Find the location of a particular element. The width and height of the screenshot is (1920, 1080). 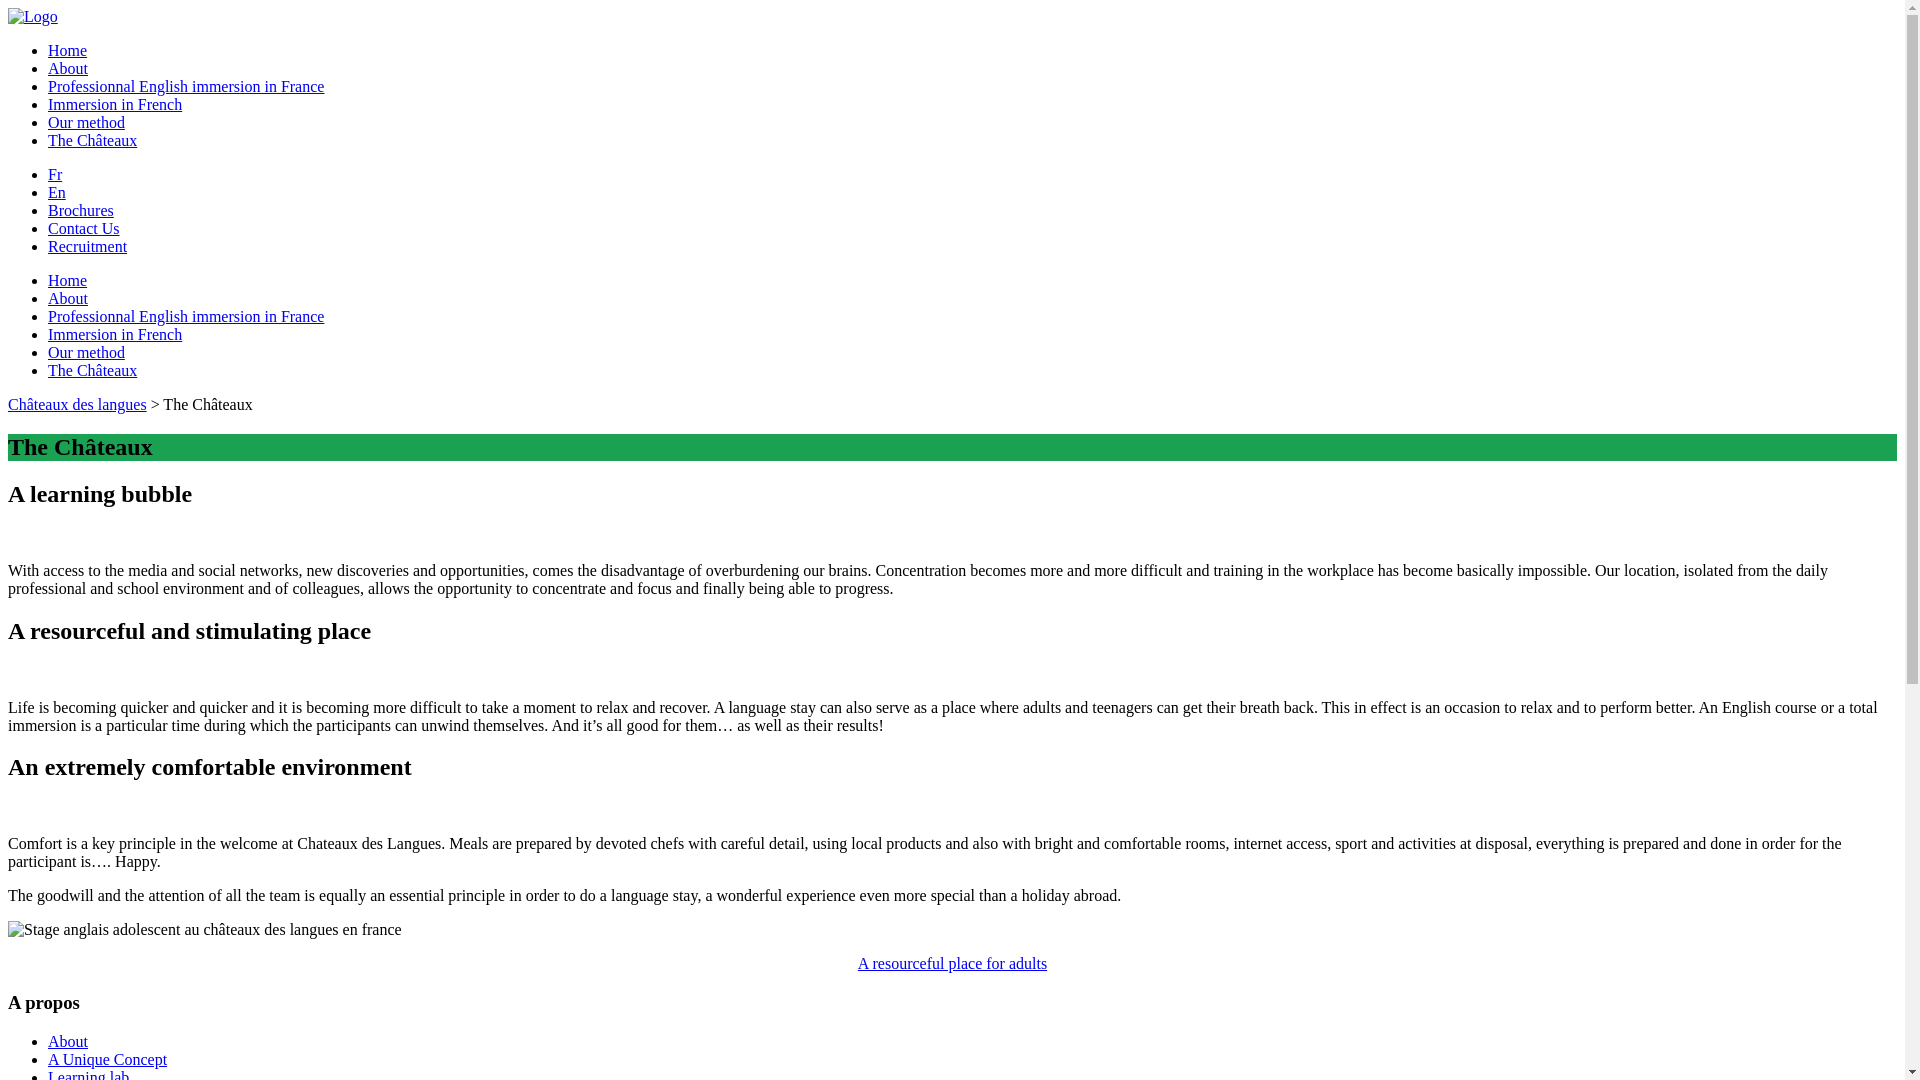

'Home' is located at coordinates (67, 280).